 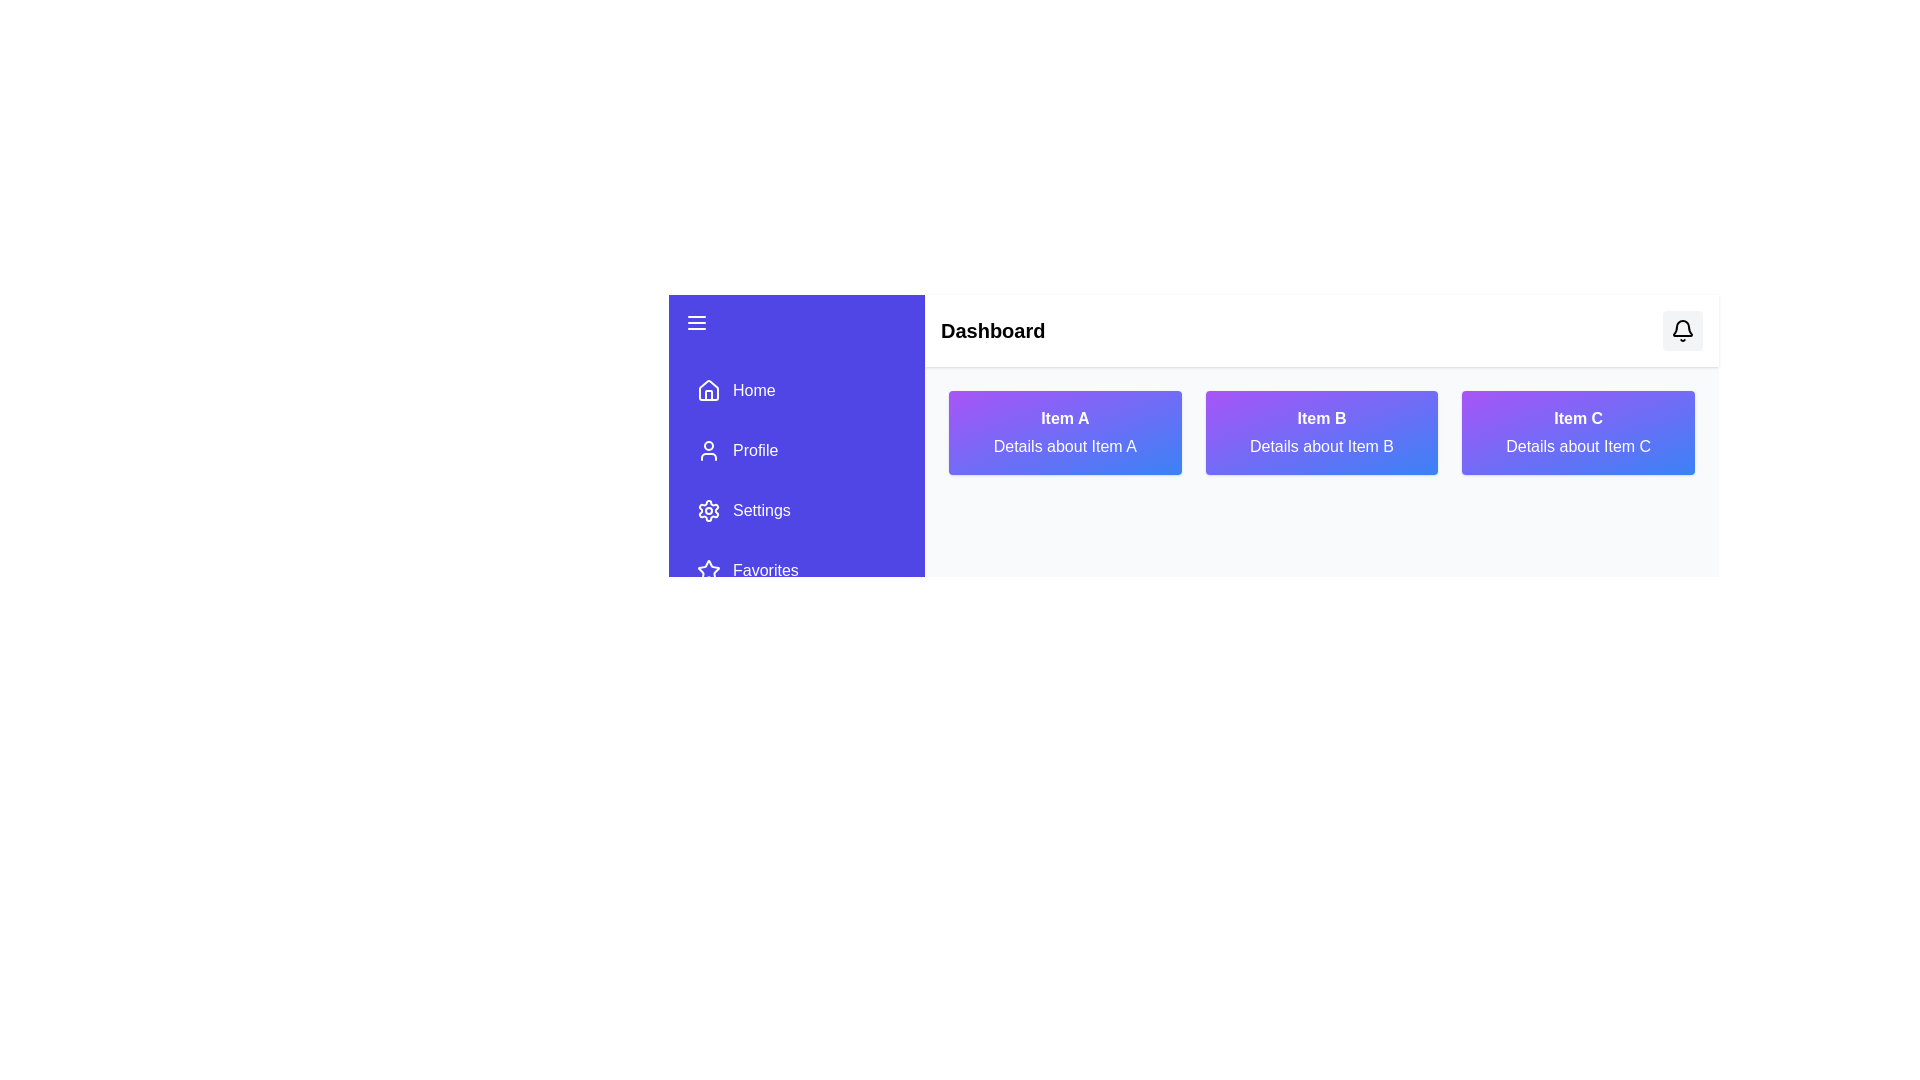 What do you see at coordinates (795, 451) in the screenshot?
I see `the user profile navigation button located in the sidebar, positioned below the 'Home' button and above the 'Settings' button` at bounding box center [795, 451].